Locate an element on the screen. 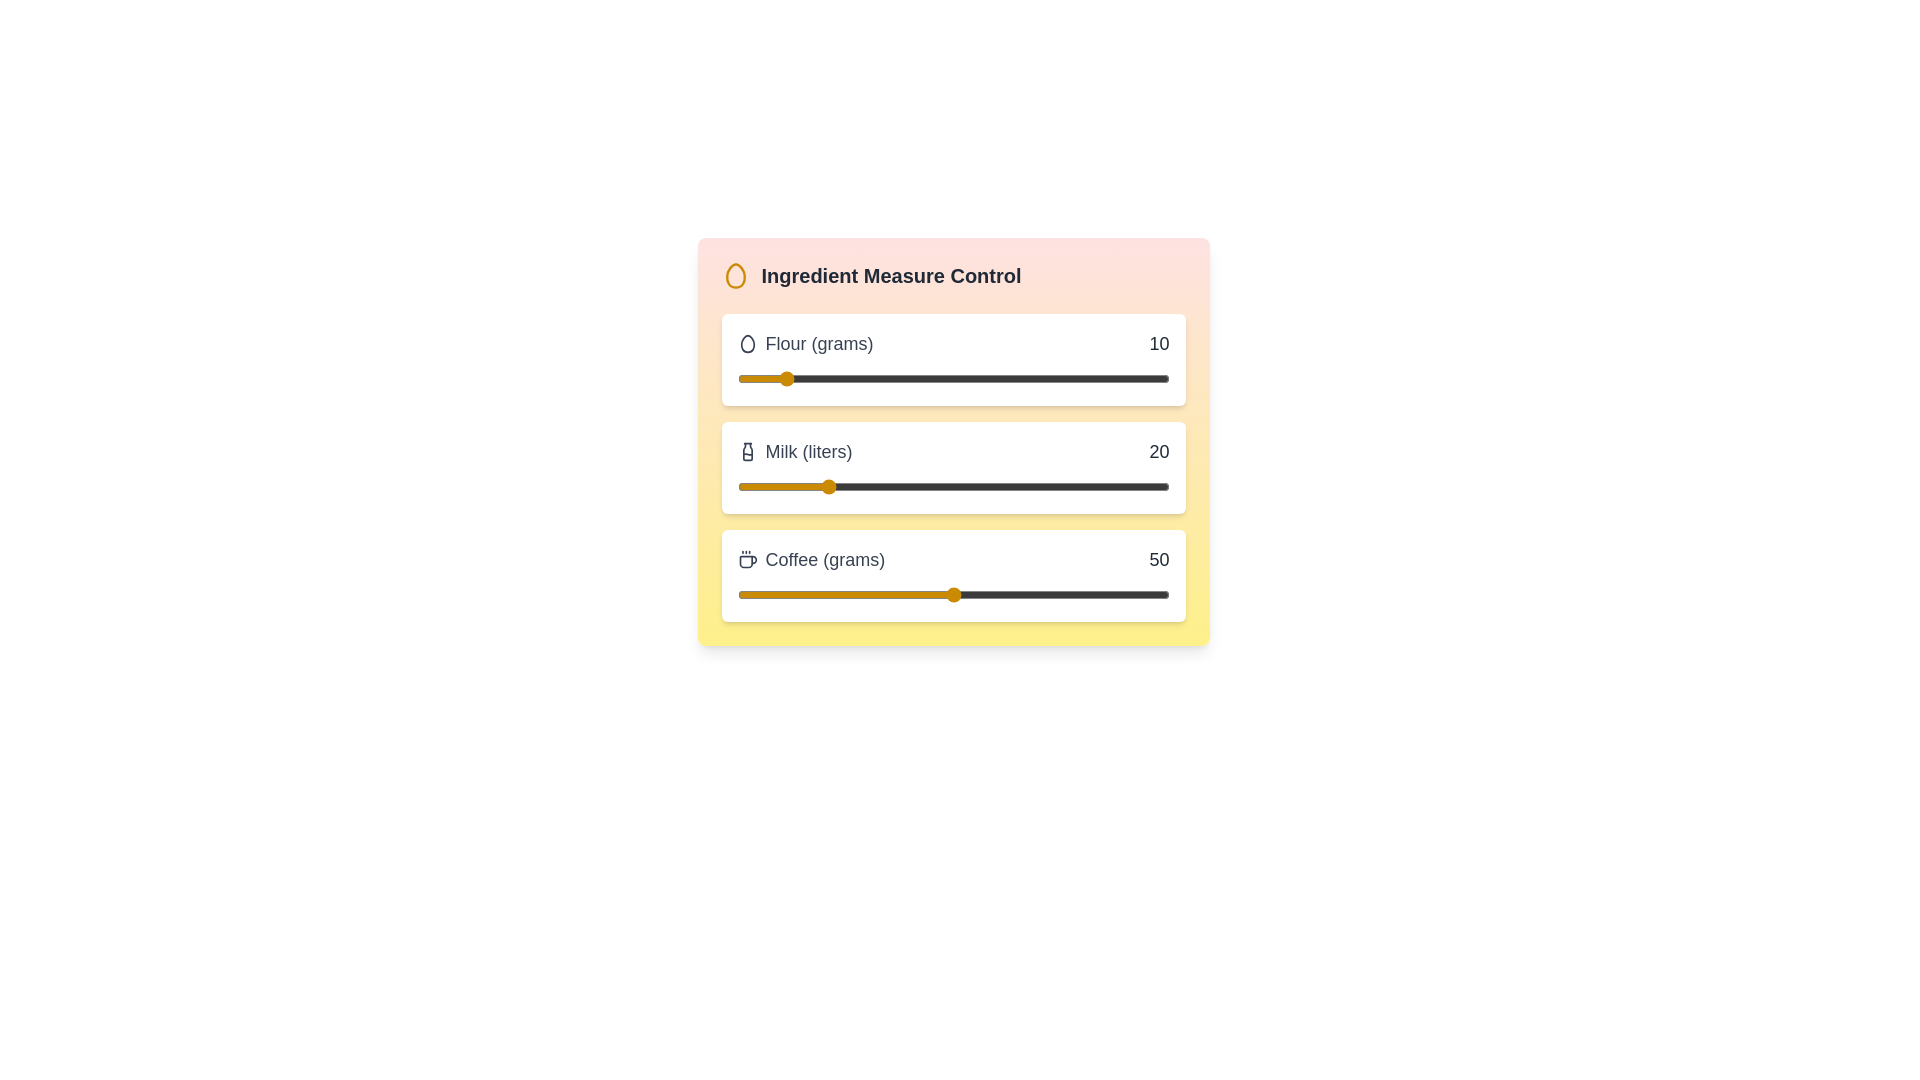  flour amount is located at coordinates (871, 378).